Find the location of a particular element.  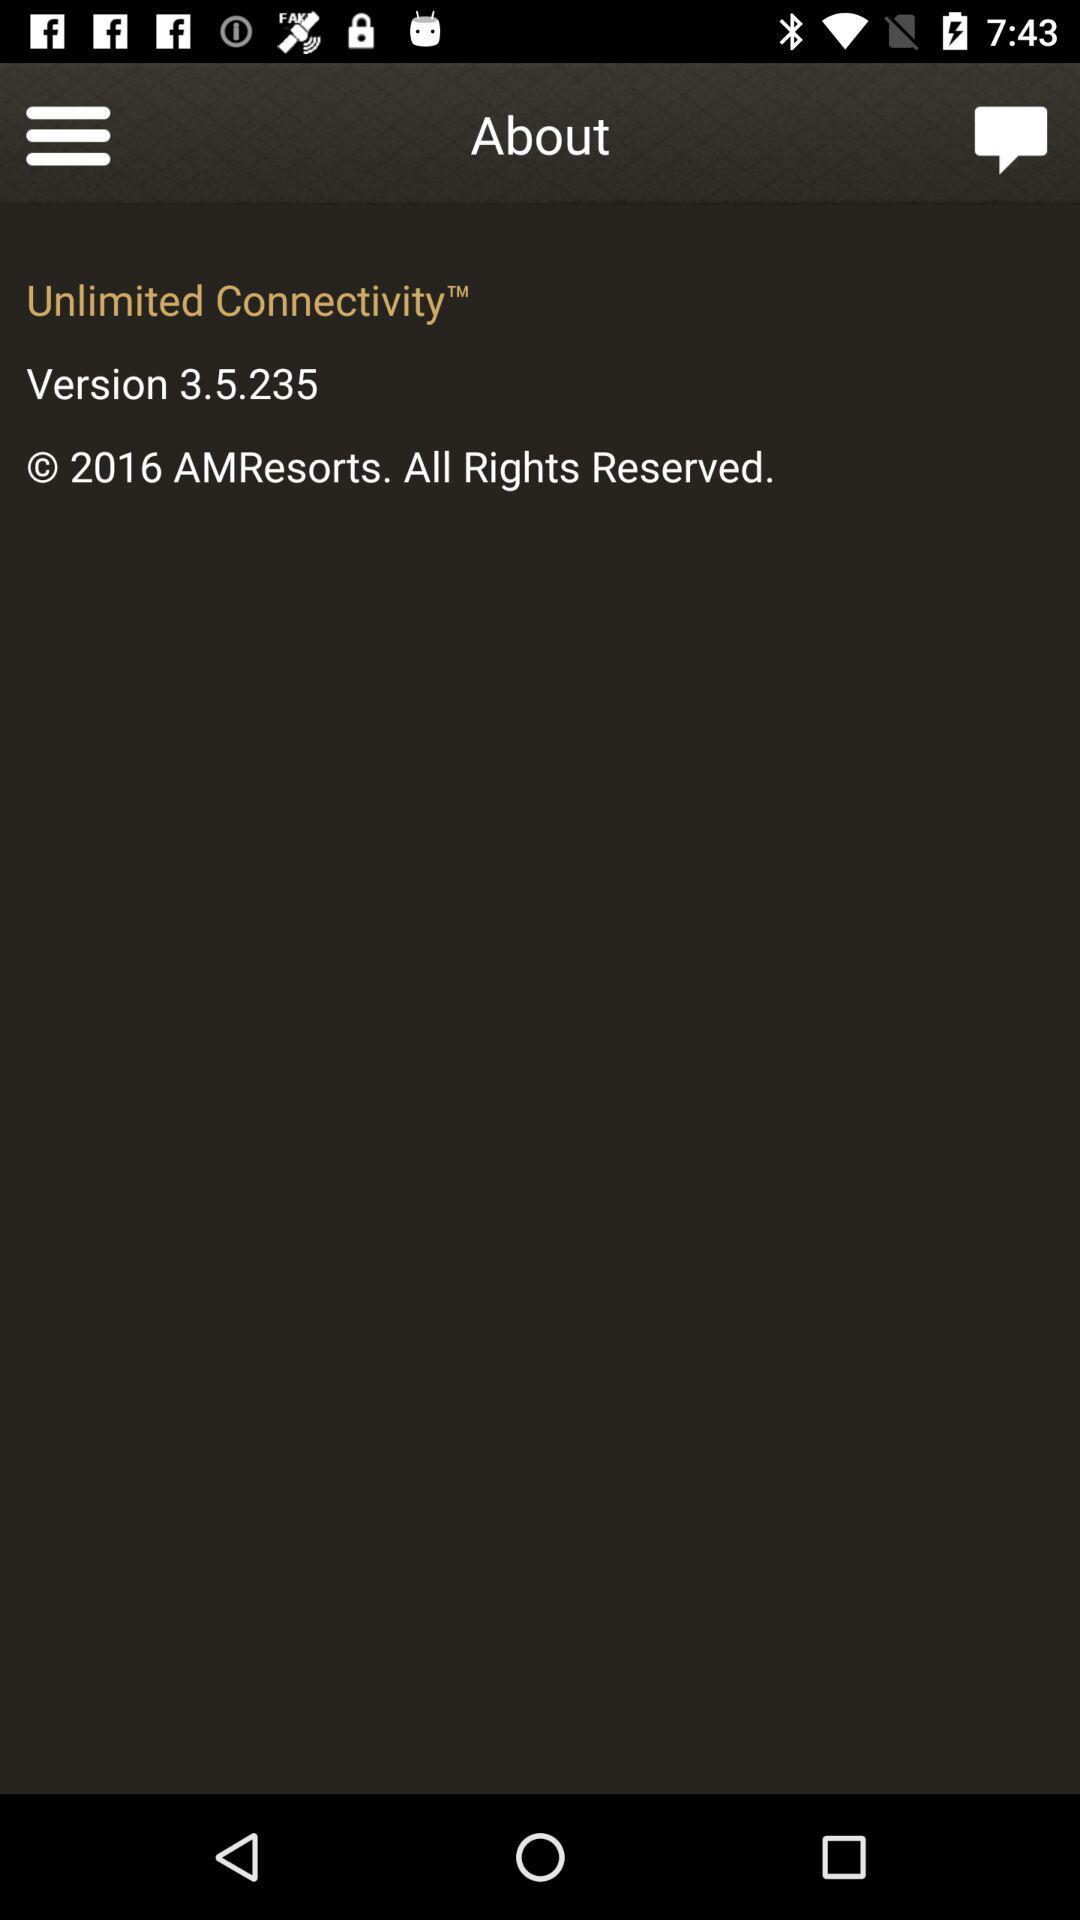

the chat icon is located at coordinates (1011, 132).